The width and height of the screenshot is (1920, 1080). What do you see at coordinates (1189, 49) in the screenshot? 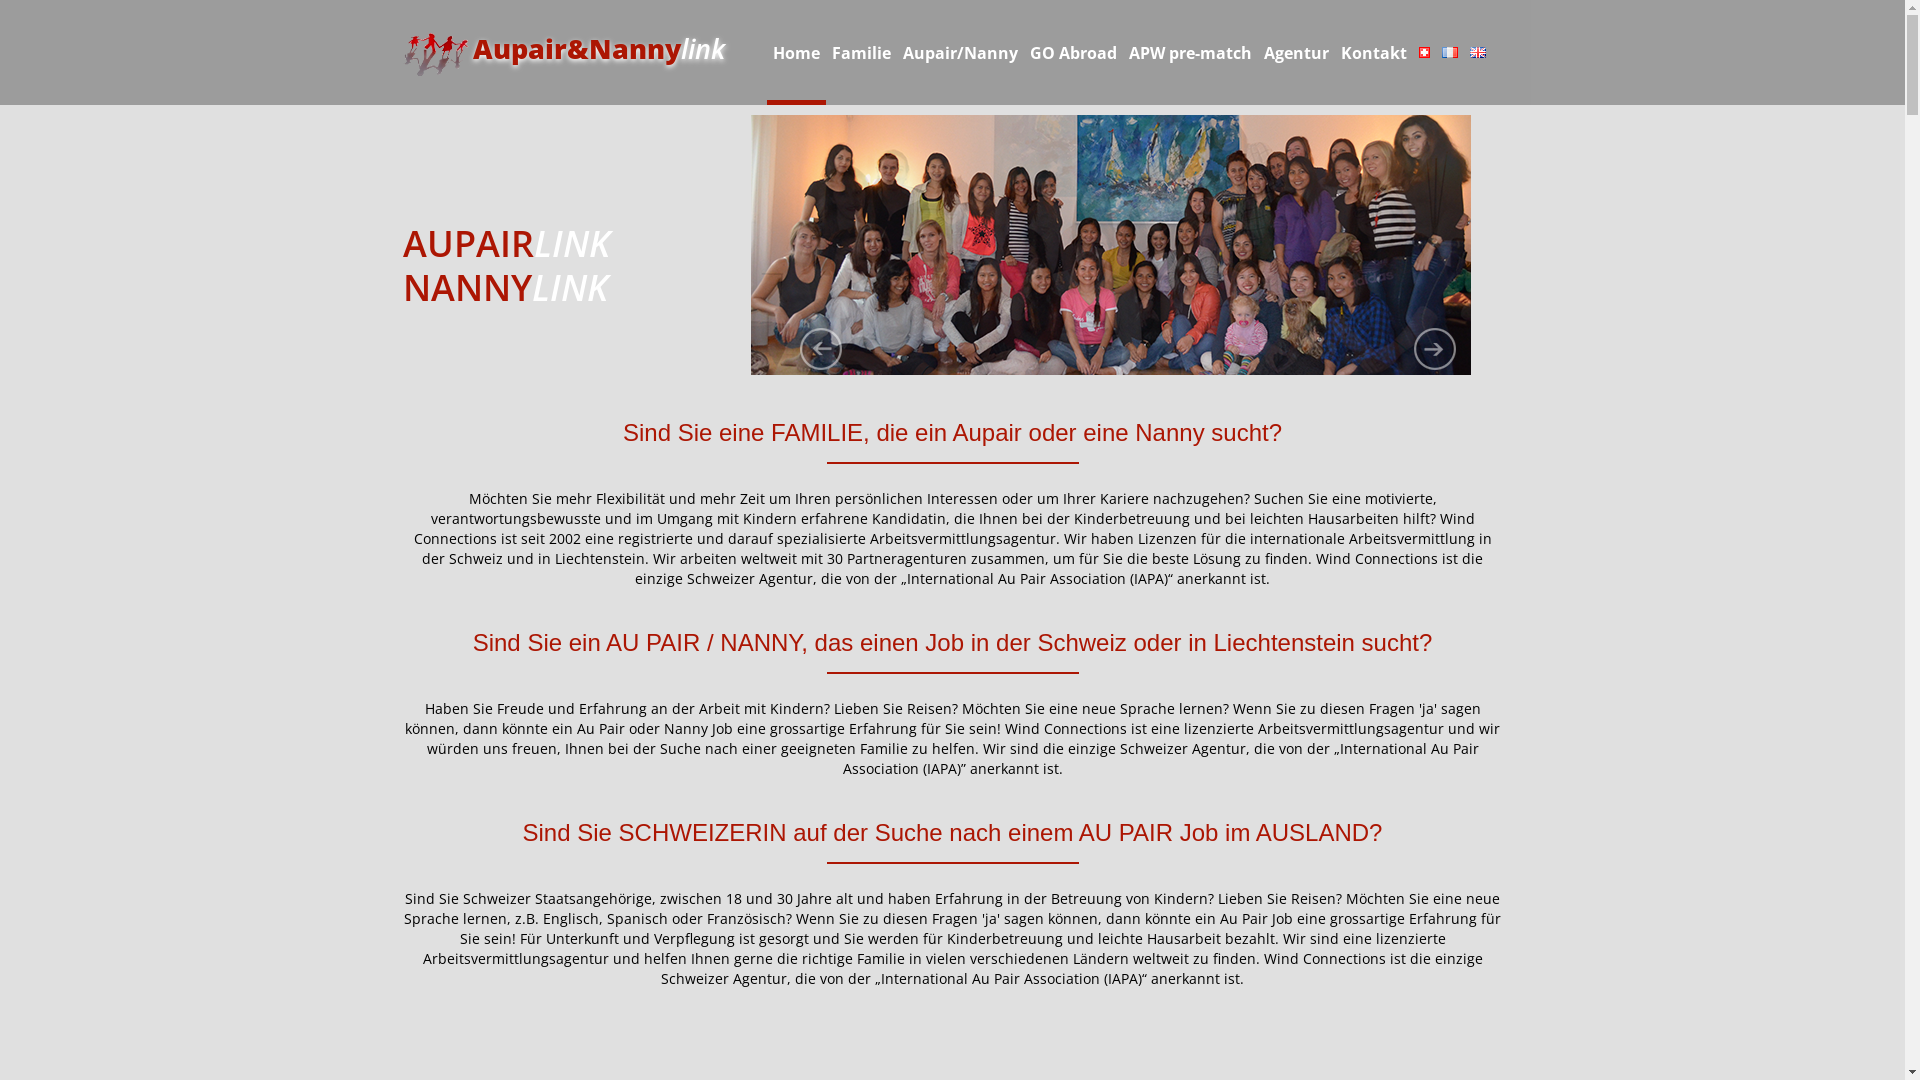
I see `'APW pre-match'` at bounding box center [1189, 49].